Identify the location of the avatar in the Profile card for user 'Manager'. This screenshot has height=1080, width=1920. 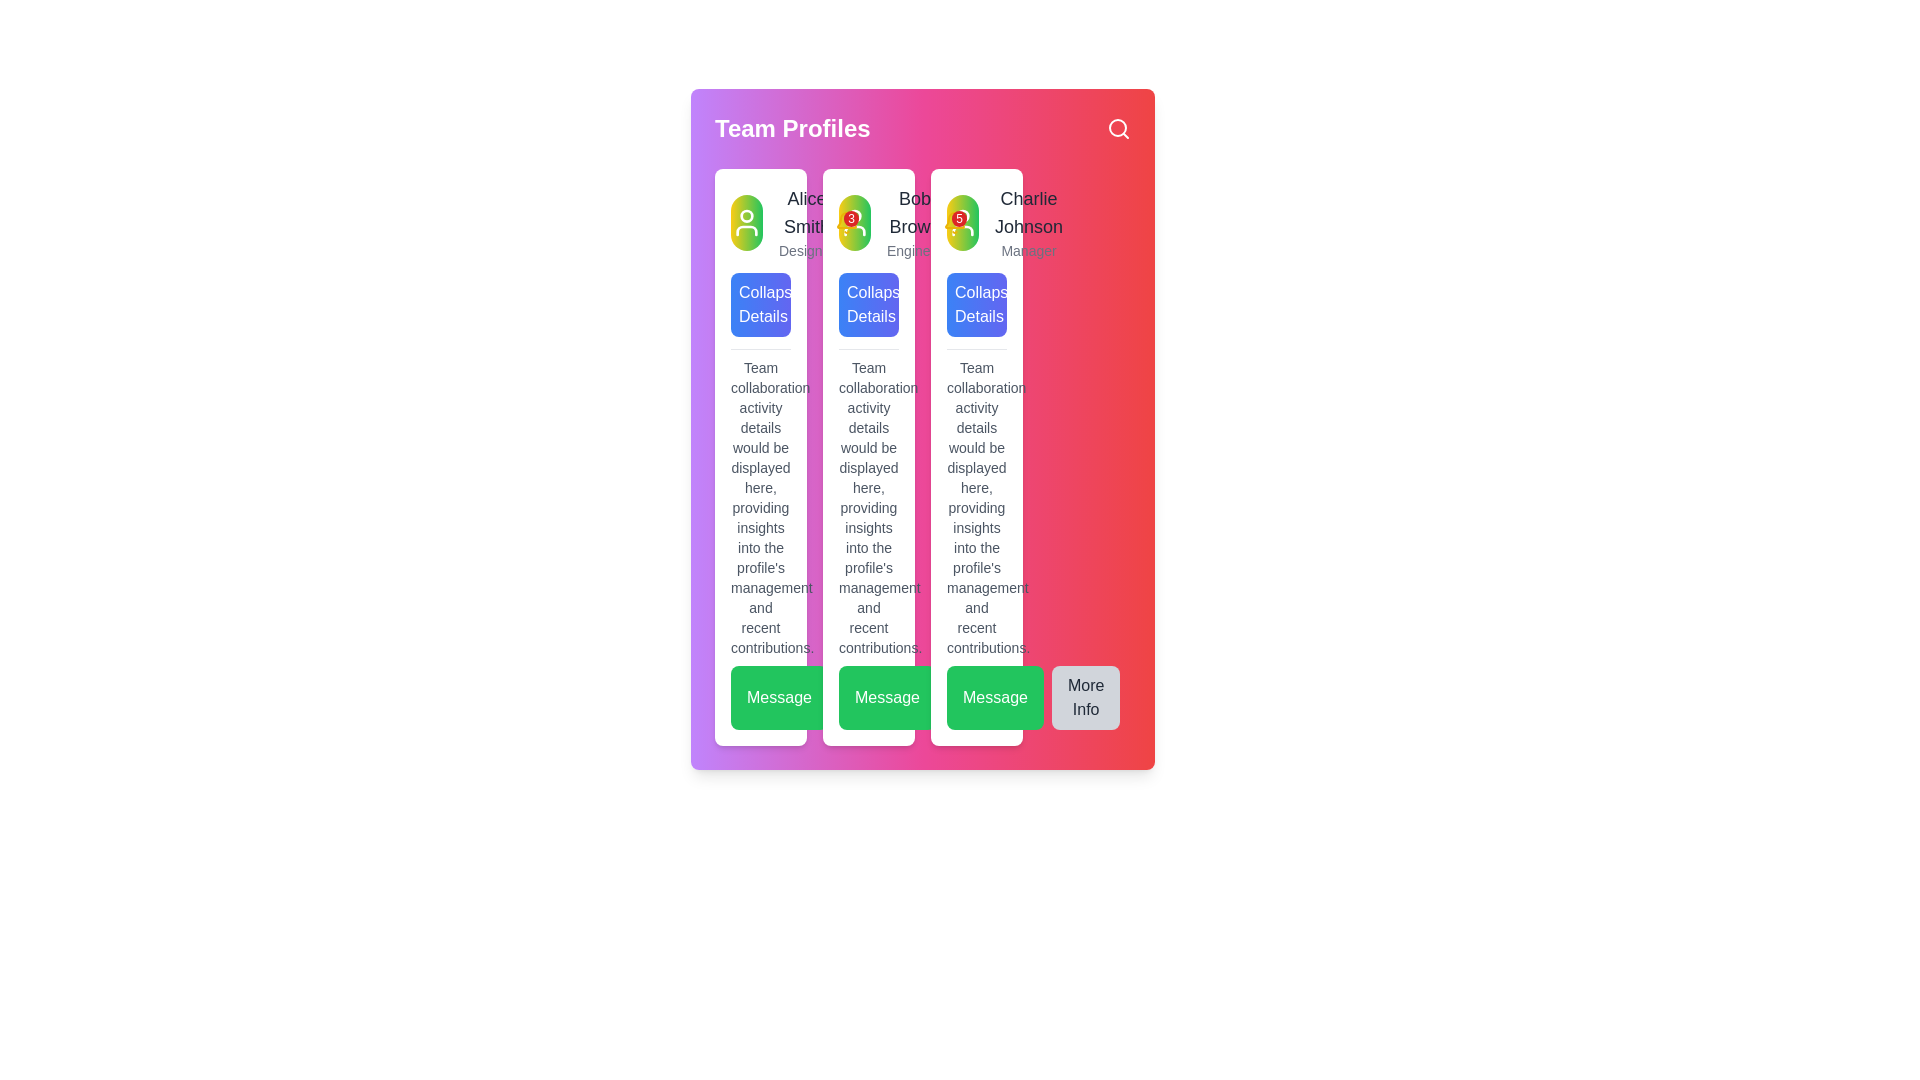
(977, 223).